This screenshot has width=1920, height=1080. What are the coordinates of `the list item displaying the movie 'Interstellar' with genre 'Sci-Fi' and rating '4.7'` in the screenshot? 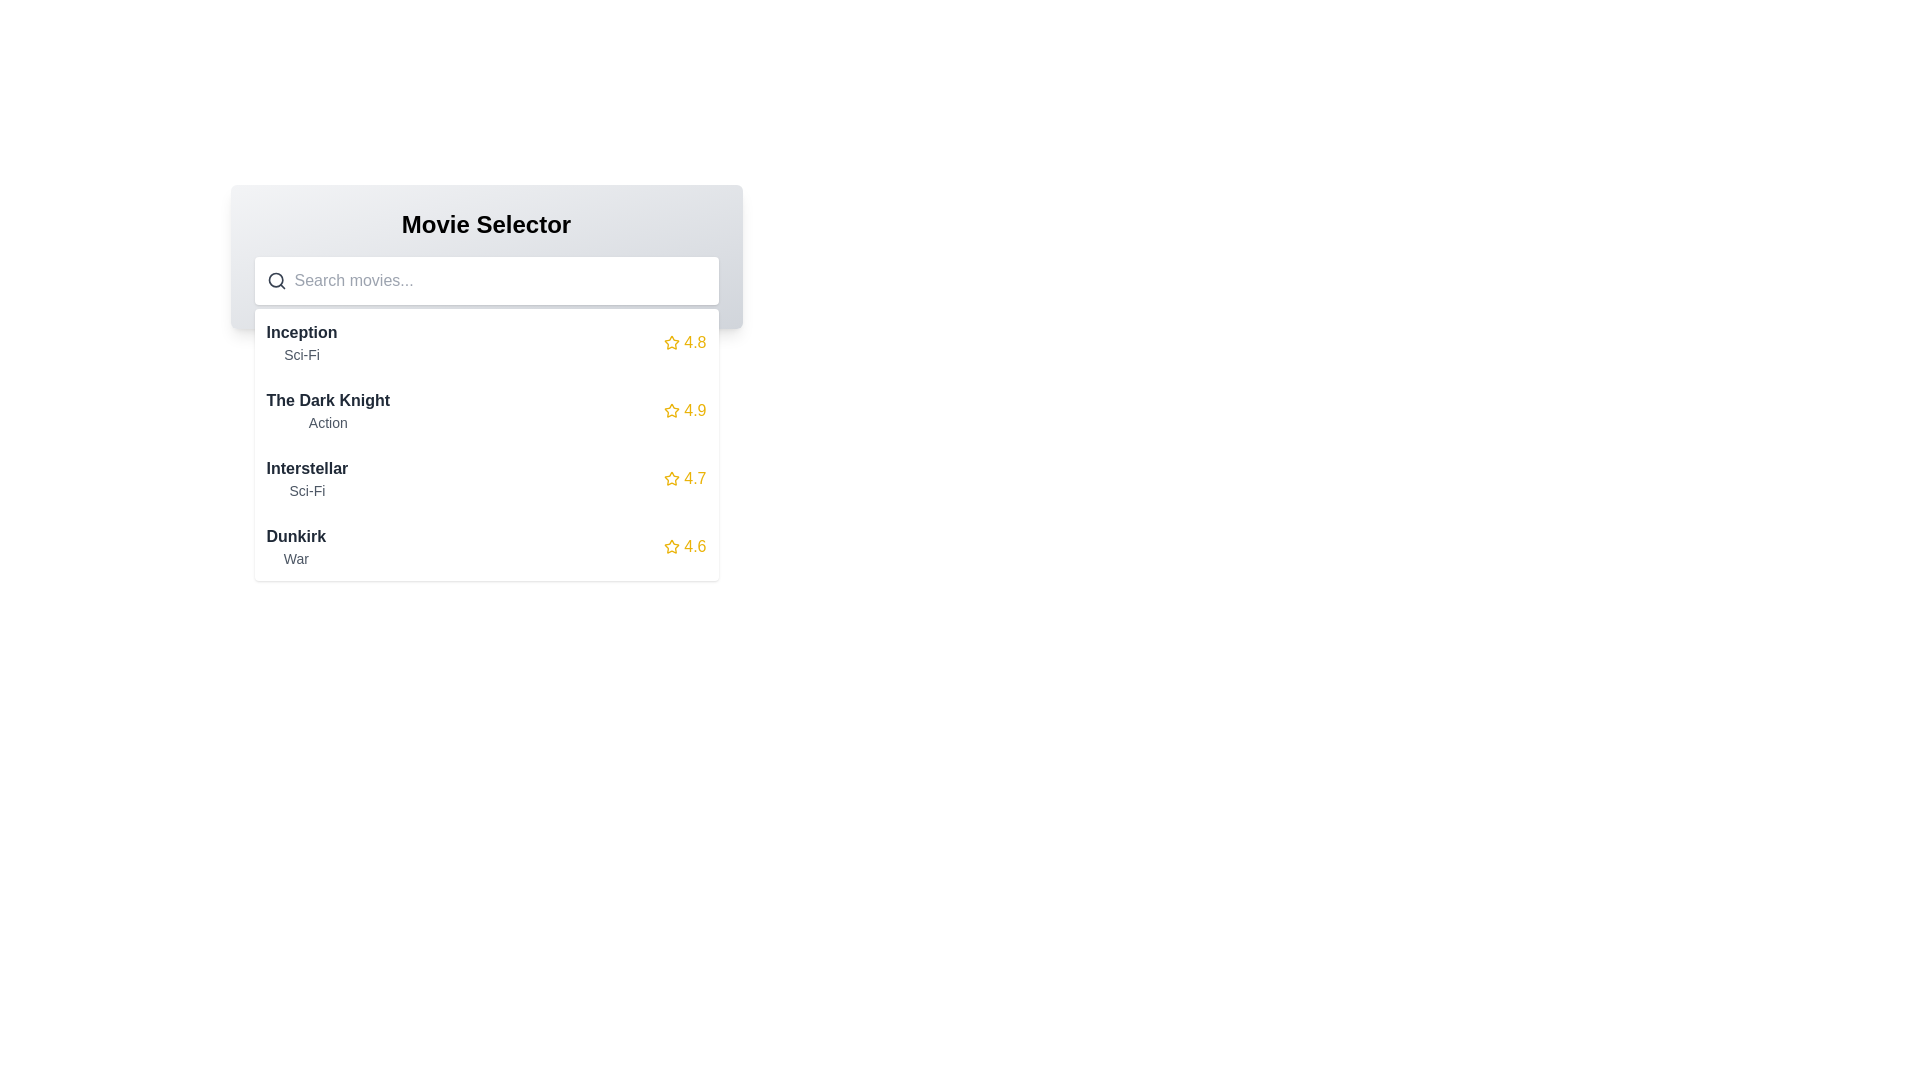 It's located at (486, 478).